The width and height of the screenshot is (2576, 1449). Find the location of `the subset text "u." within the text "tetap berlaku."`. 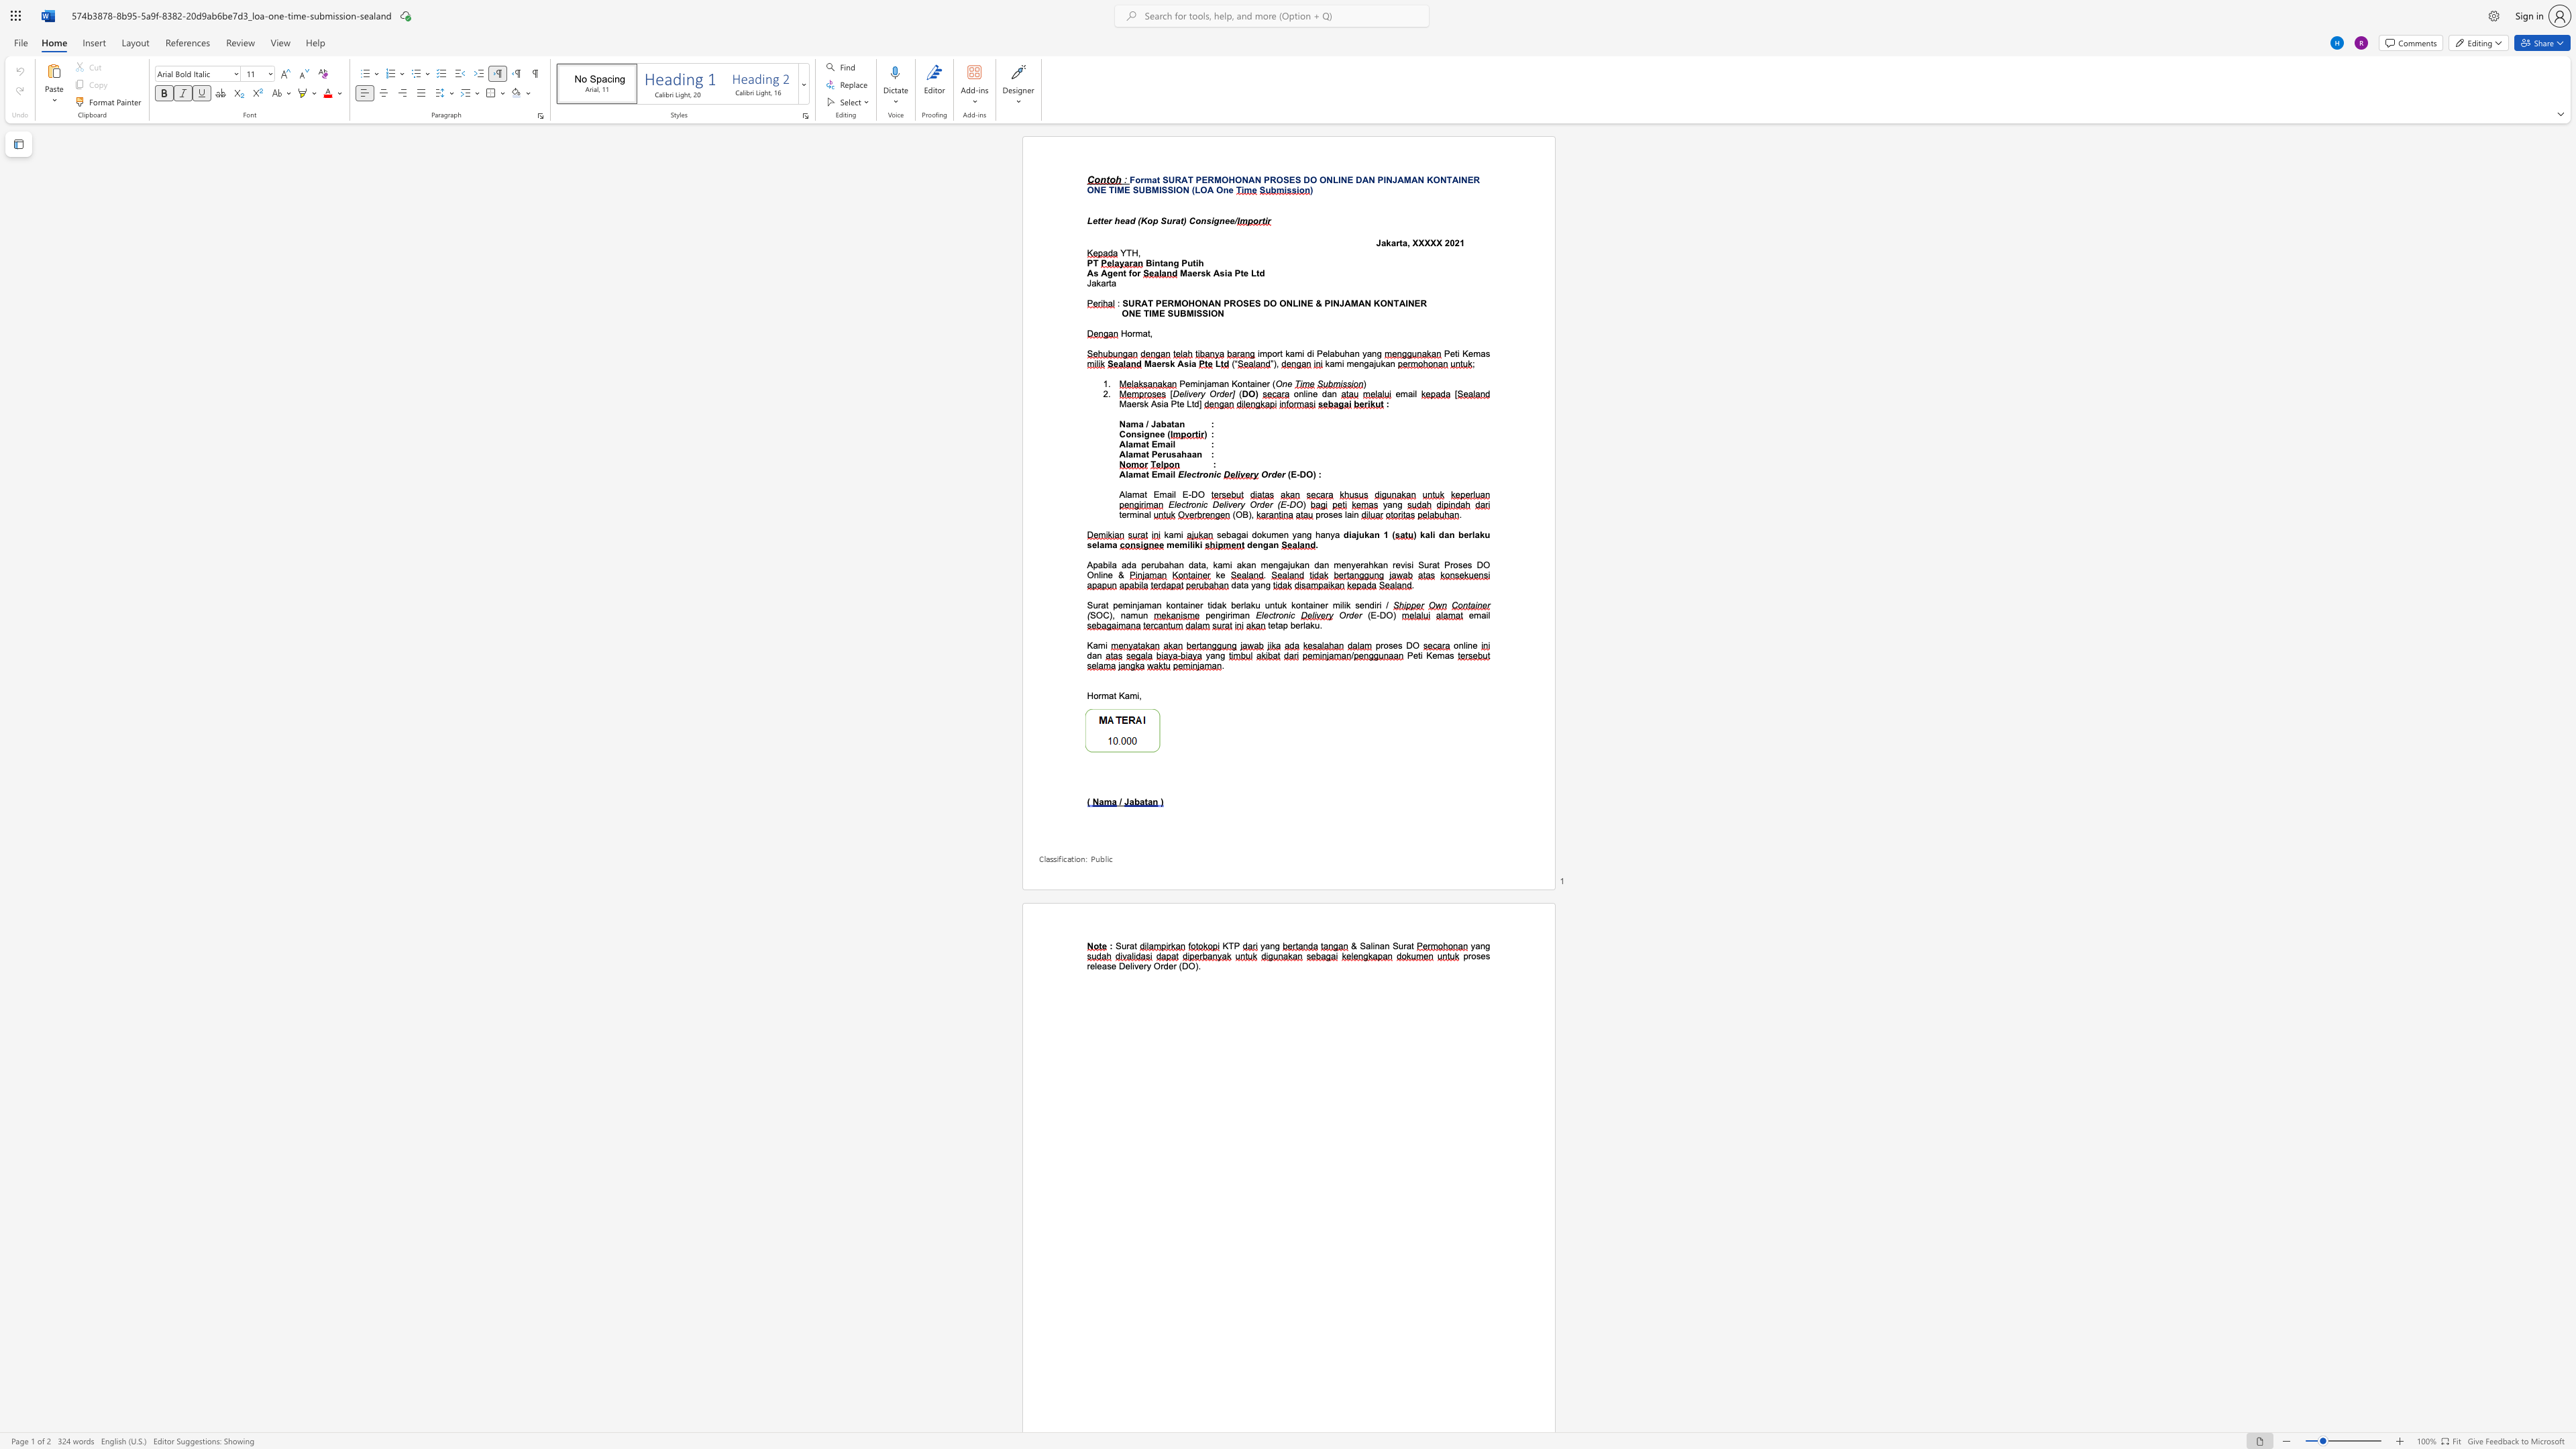

the subset text "u." within the text "tetap berlaku." is located at coordinates (1313, 625).